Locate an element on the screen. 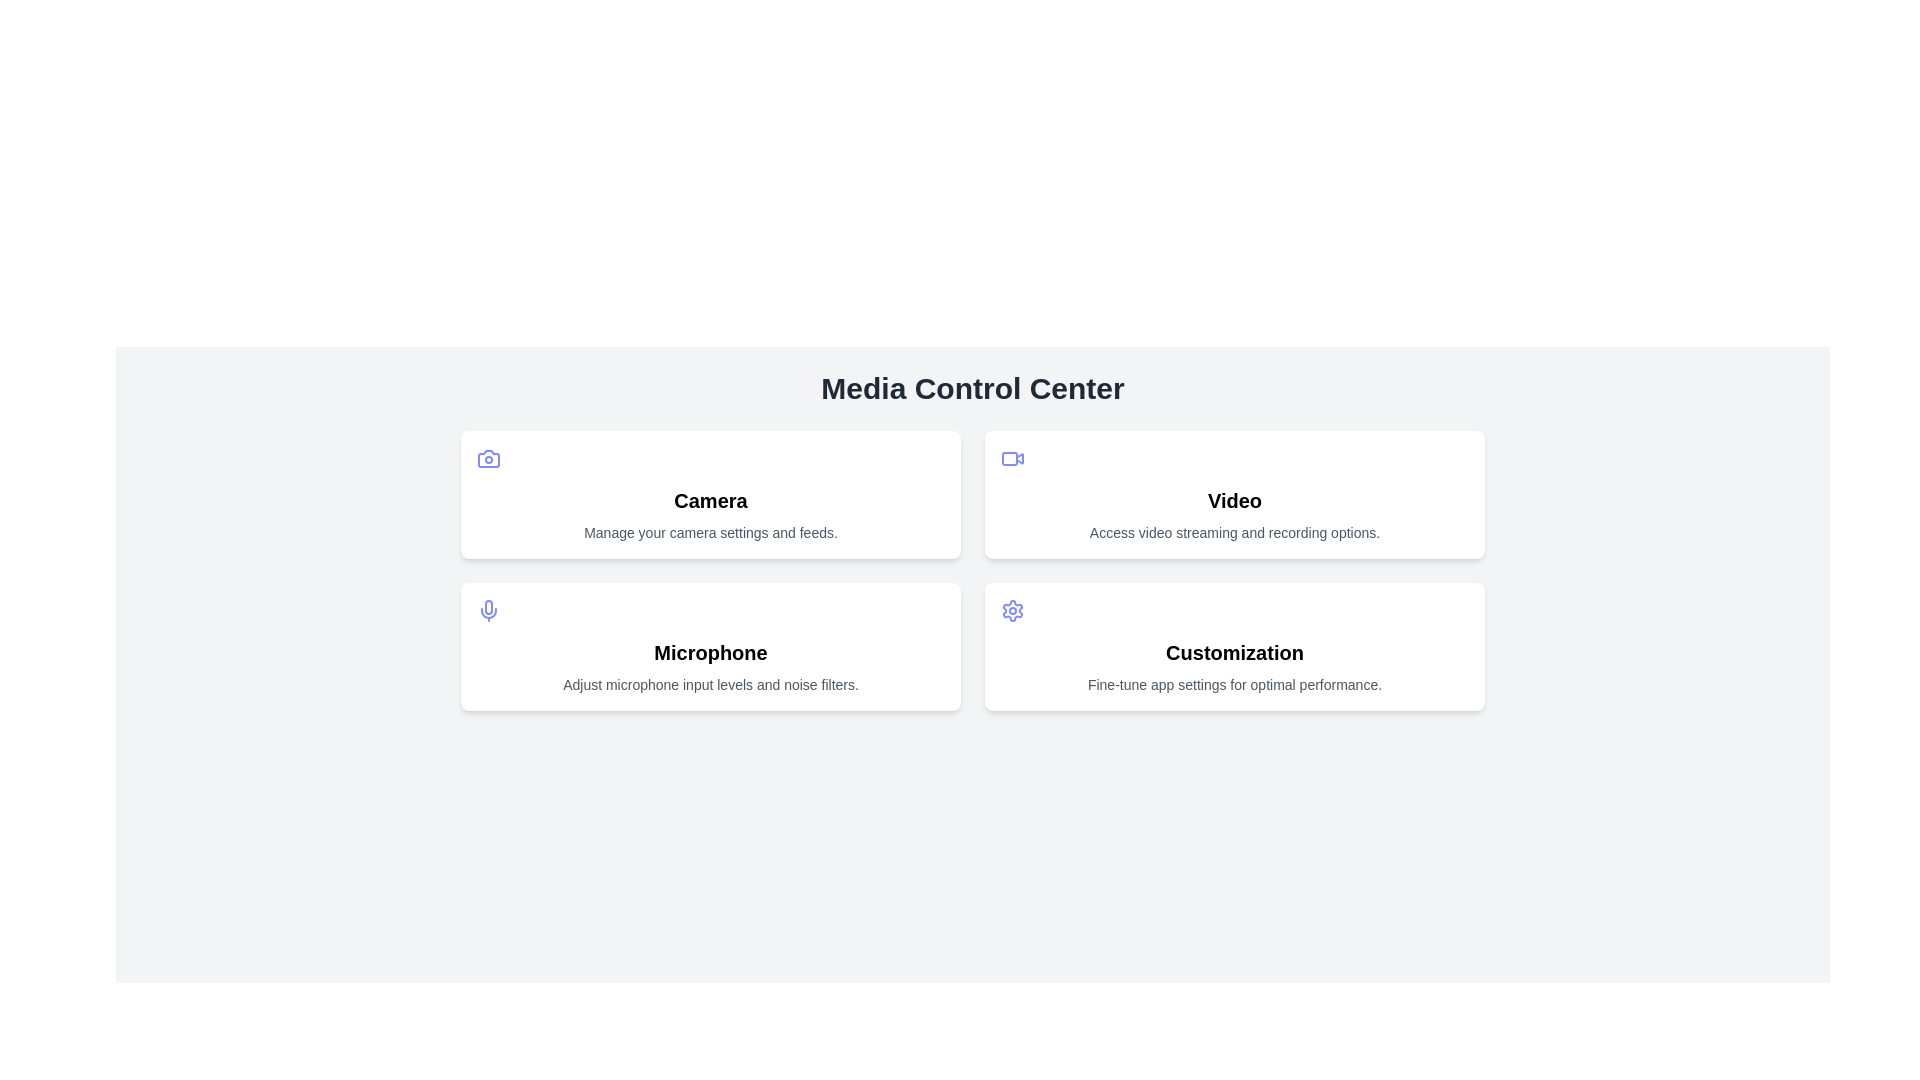 The image size is (1920, 1080). the video camera icon, which is a light purple outlined icon located in the upper-right card labeled 'Video' within a grid of four cards is located at coordinates (1012, 459).